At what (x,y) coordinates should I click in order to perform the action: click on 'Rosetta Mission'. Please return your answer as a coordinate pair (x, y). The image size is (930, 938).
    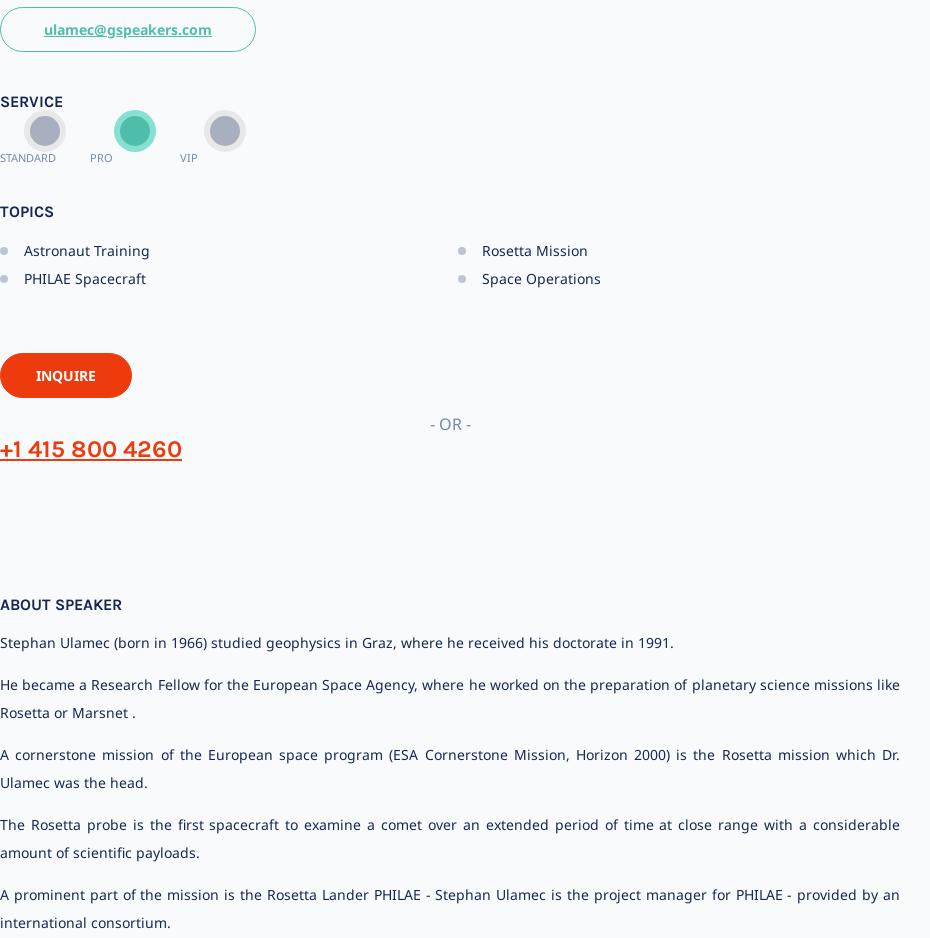
    Looking at the image, I should click on (481, 248).